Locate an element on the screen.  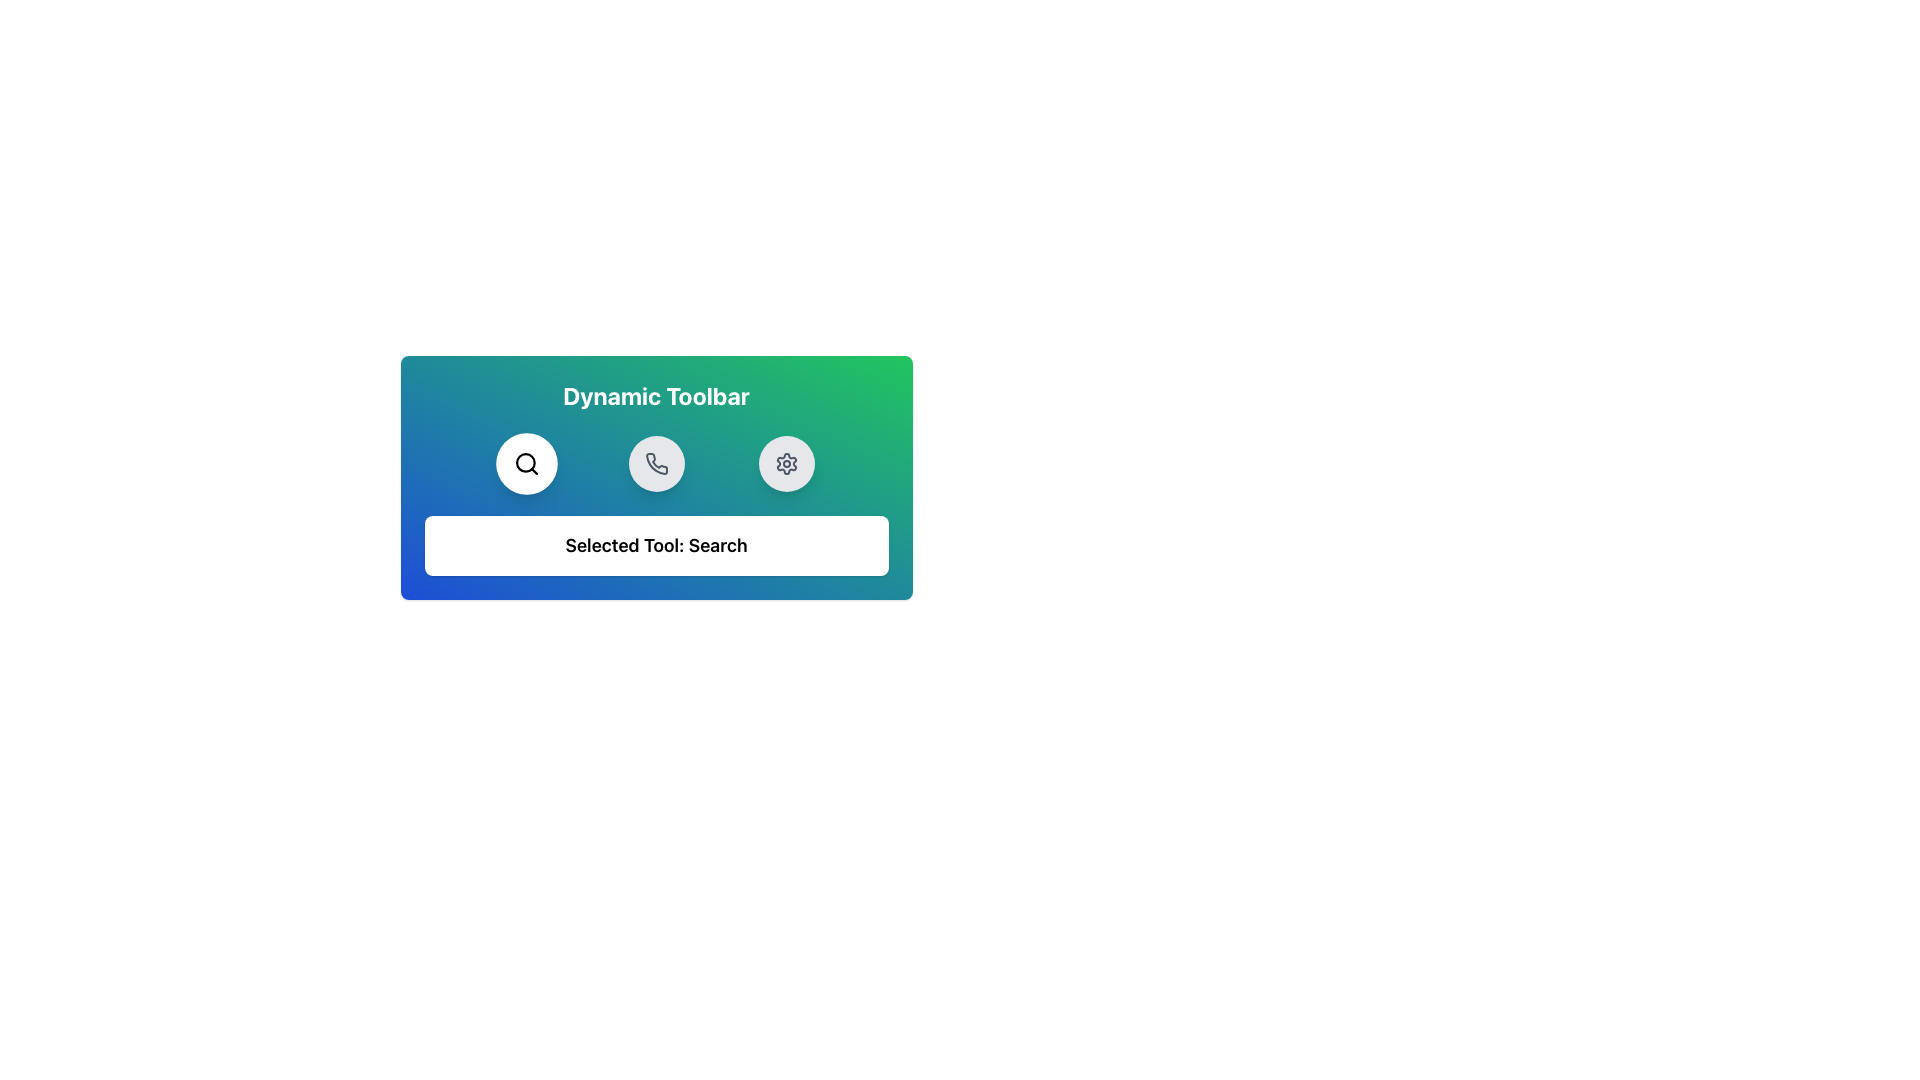
the circular button with a light gray fill and a phone receiver icon, located is located at coordinates (656, 463).